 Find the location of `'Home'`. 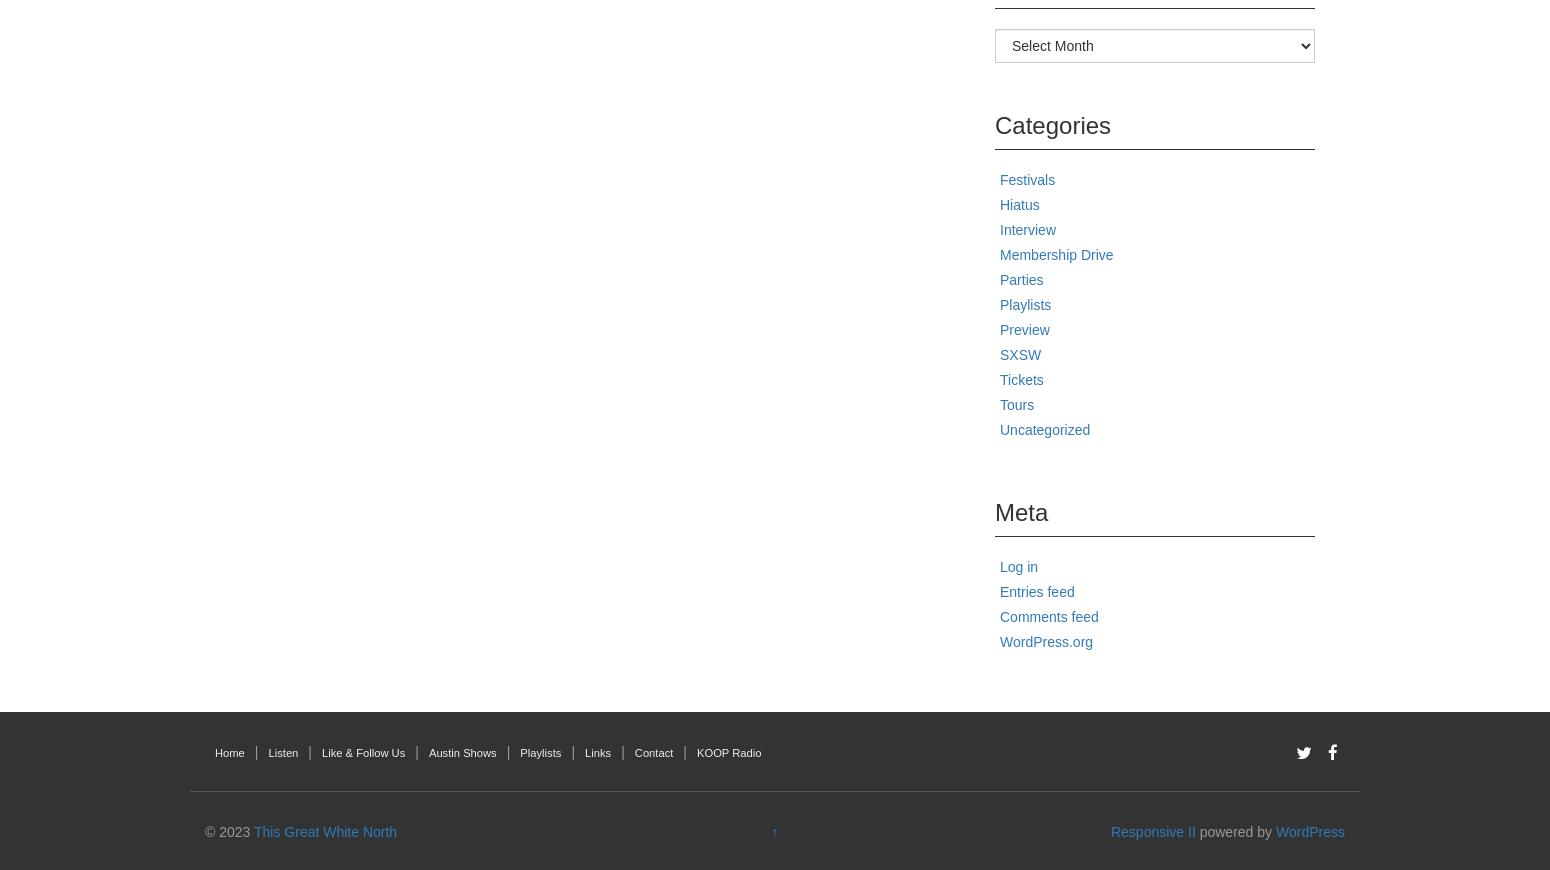

'Home' is located at coordinates (228, 752).